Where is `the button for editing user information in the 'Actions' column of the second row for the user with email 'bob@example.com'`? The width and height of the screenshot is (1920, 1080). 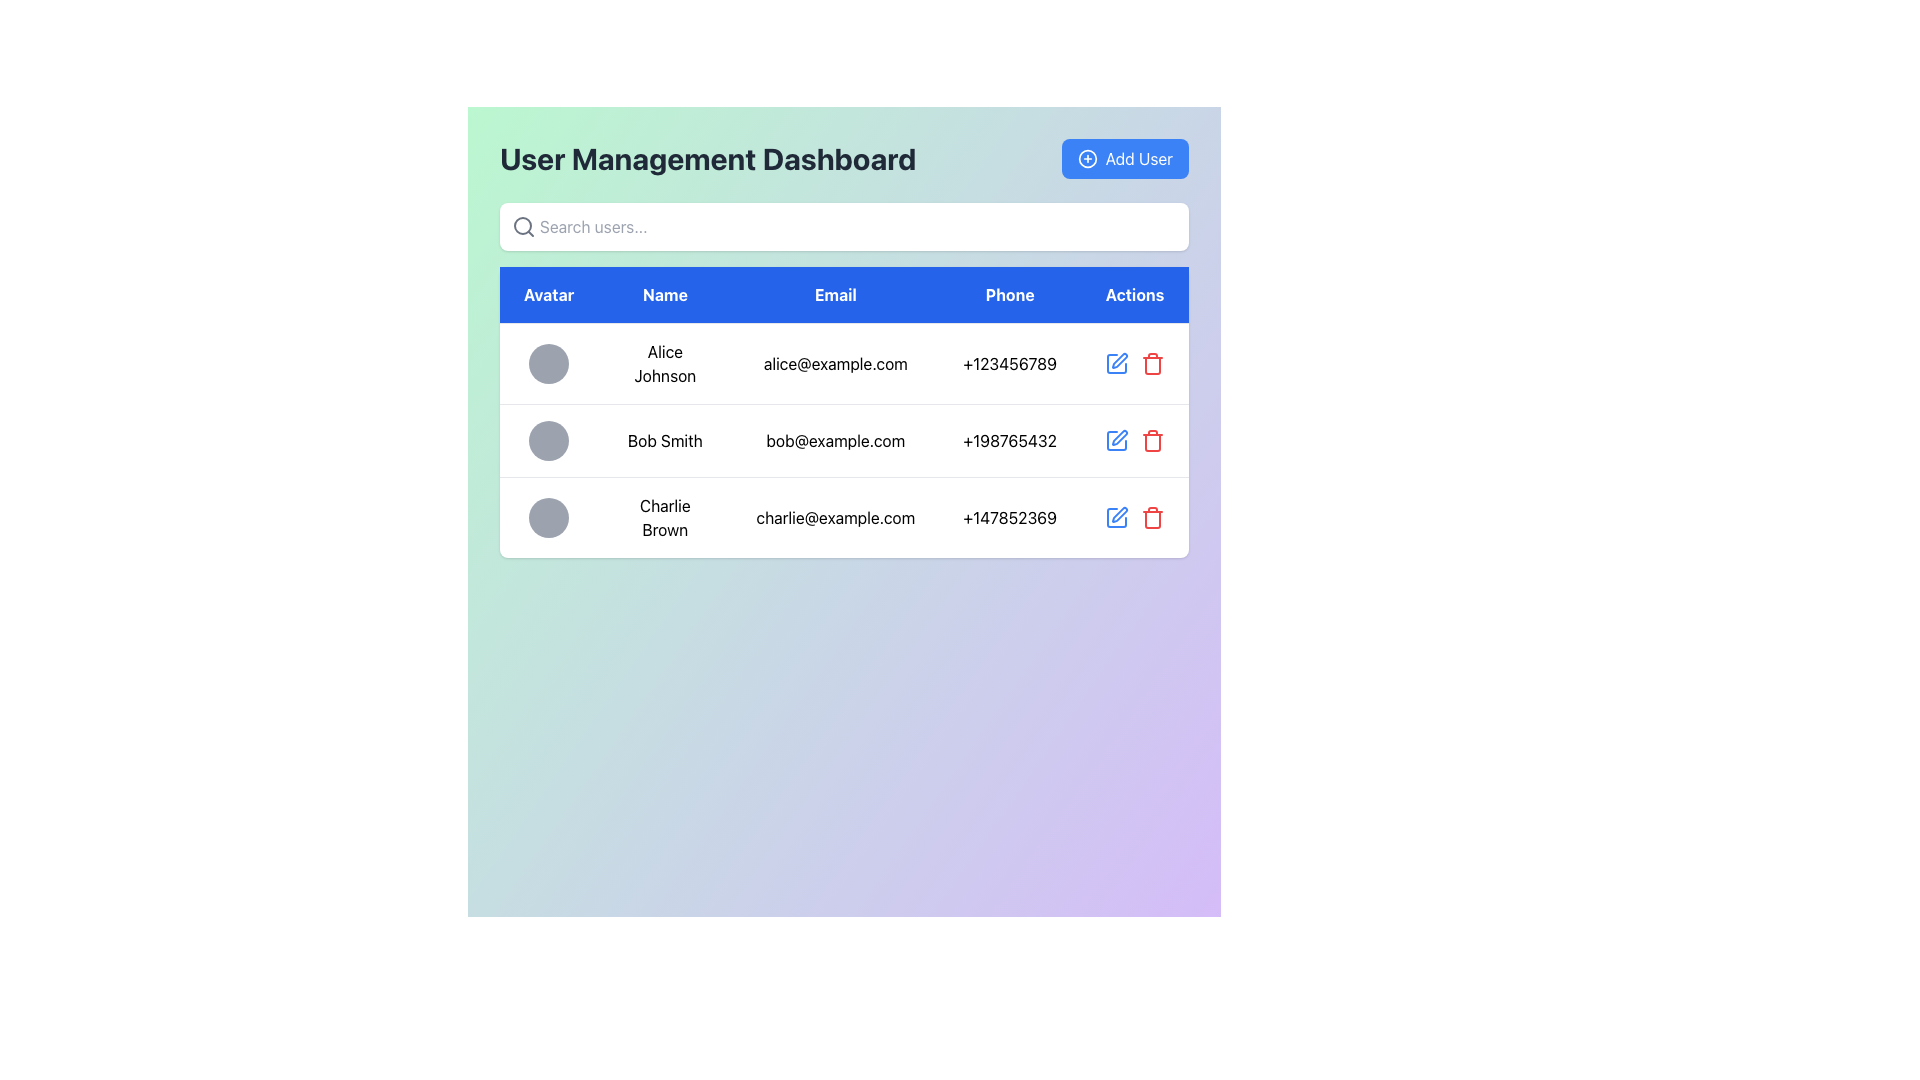
the button for editing user information in the 'Actions' column of the second row for the user with email 'bob@example.com' is located at coordinates (1116, 439).